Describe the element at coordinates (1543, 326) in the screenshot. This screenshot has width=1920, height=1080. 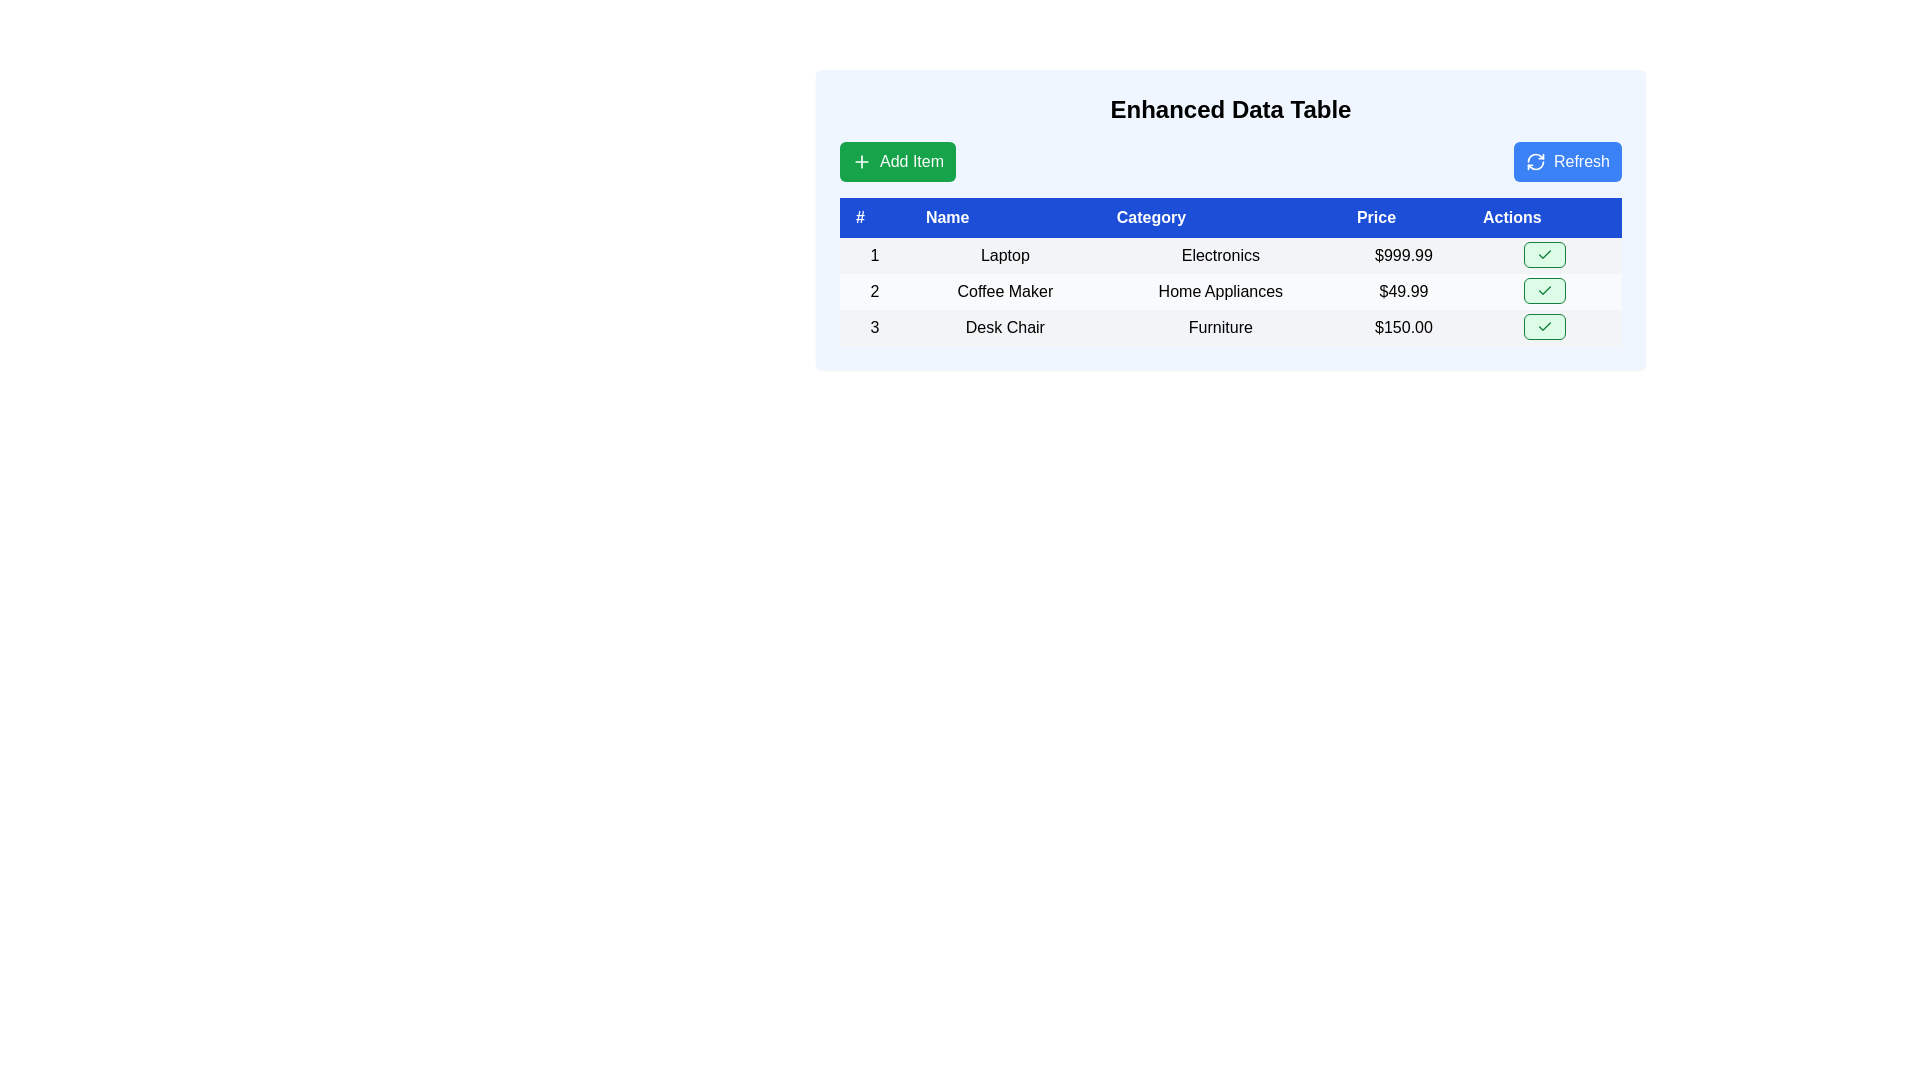
I see `the confirmation button with a checkmark icon located in the 'Actions' column of the third row in the data table for the 'Desk Chair' entry to confirm the associated action` at that location.